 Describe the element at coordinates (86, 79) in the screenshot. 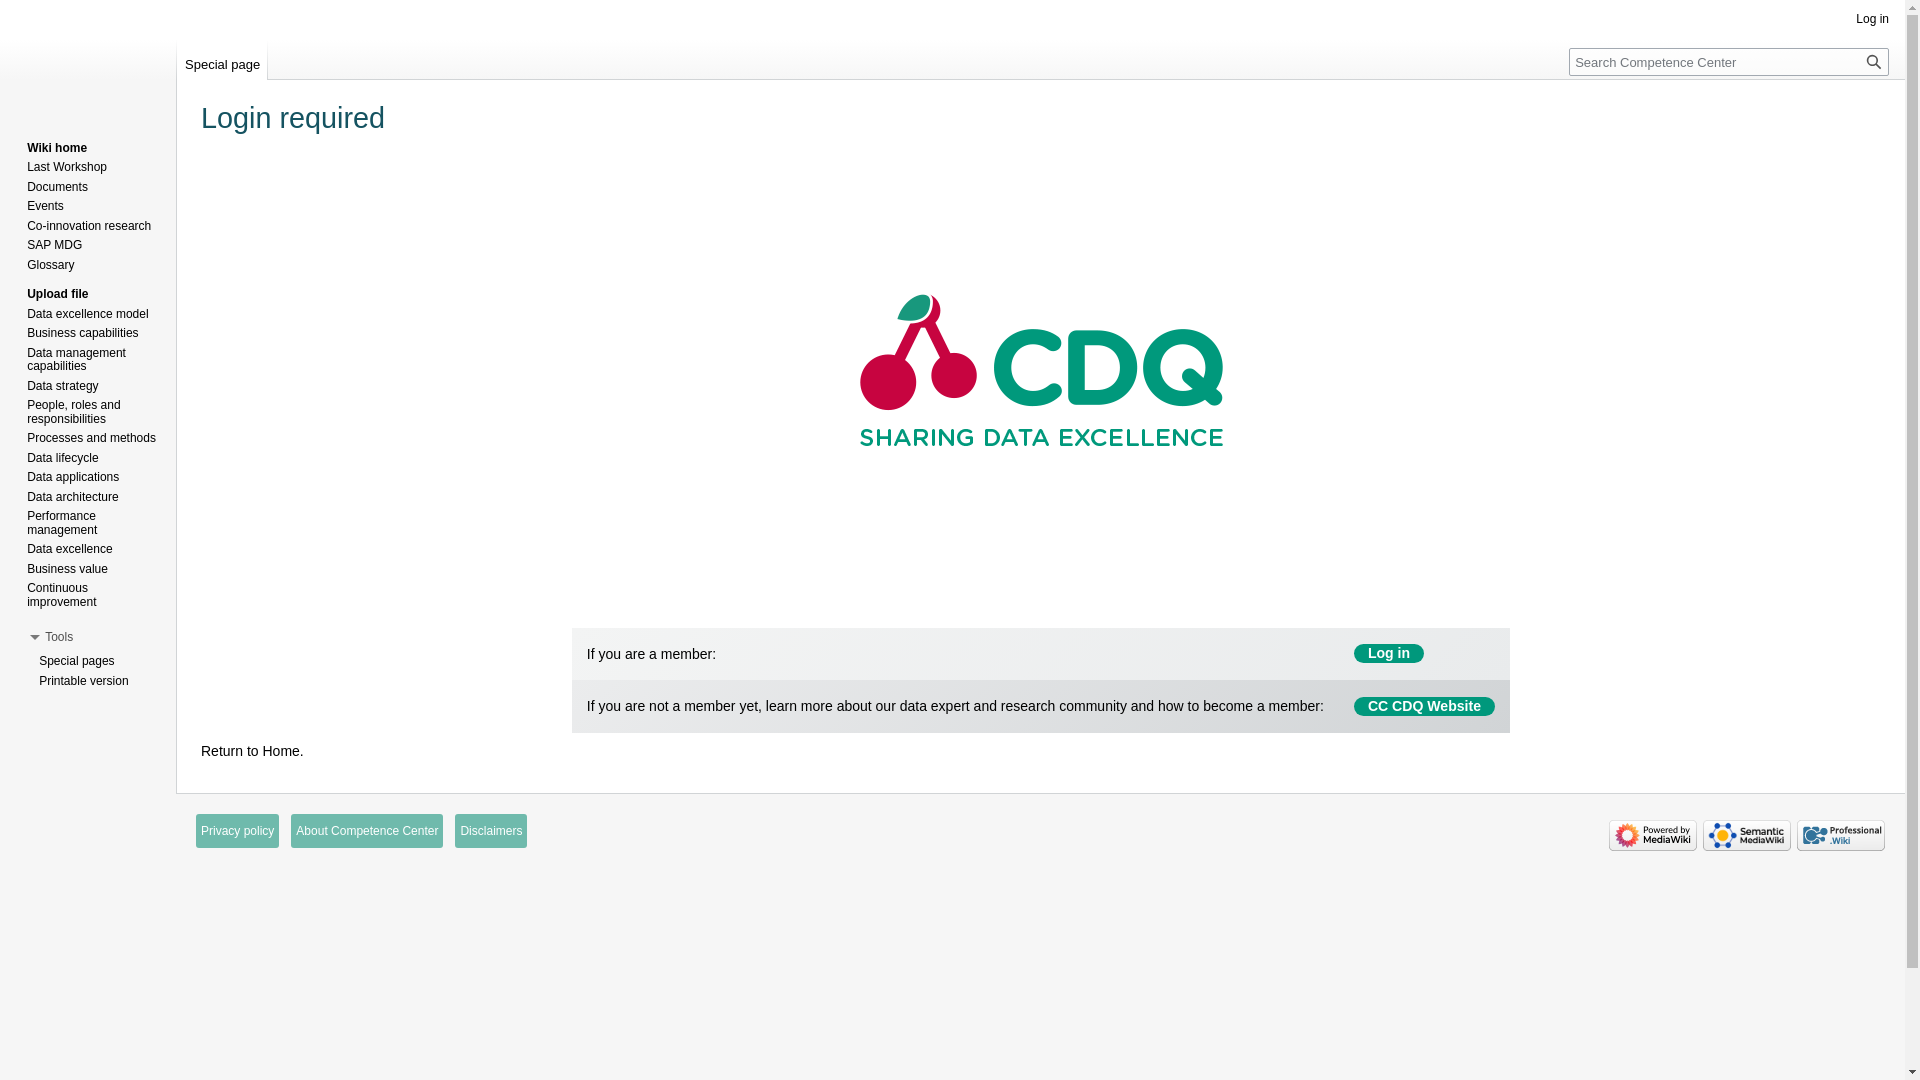

I see `'Visit the main page'` at that location.